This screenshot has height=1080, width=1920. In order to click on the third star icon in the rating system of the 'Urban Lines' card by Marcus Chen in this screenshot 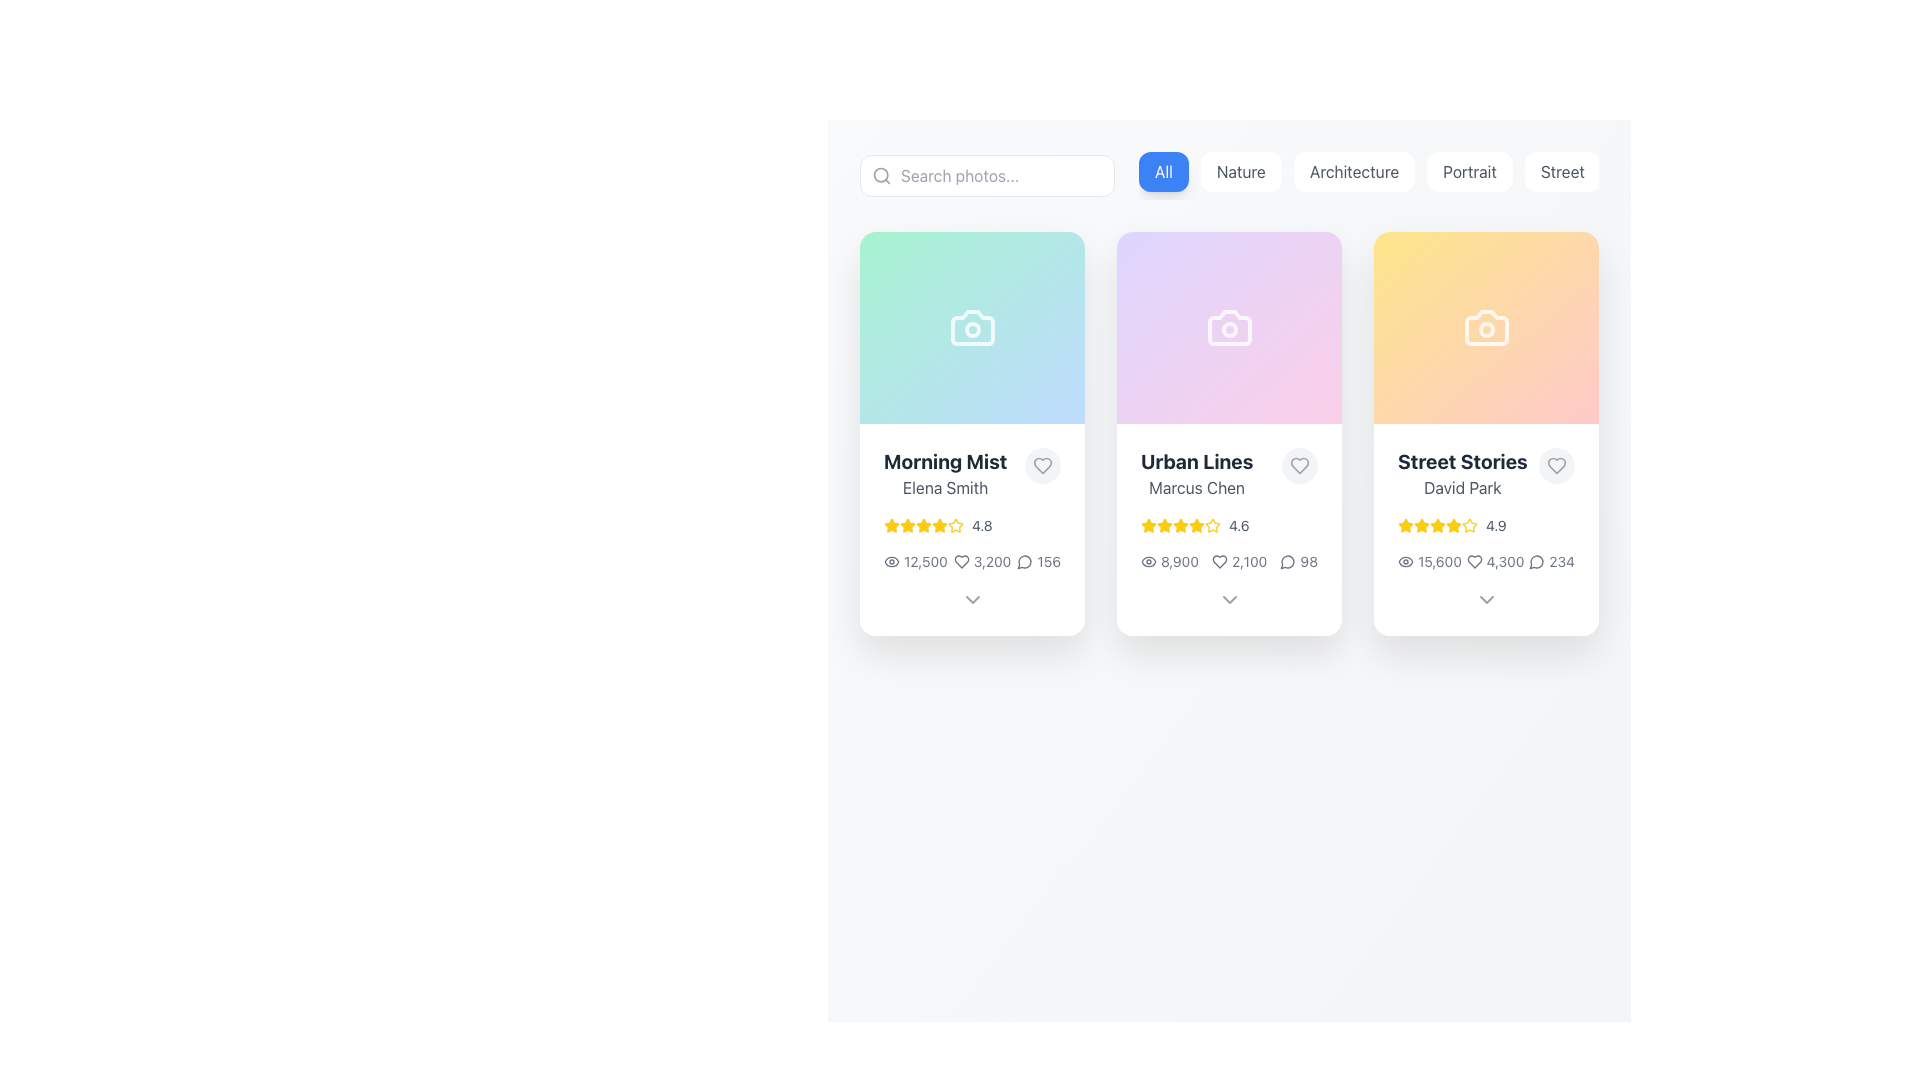, I will do `click(1165, 524)`.